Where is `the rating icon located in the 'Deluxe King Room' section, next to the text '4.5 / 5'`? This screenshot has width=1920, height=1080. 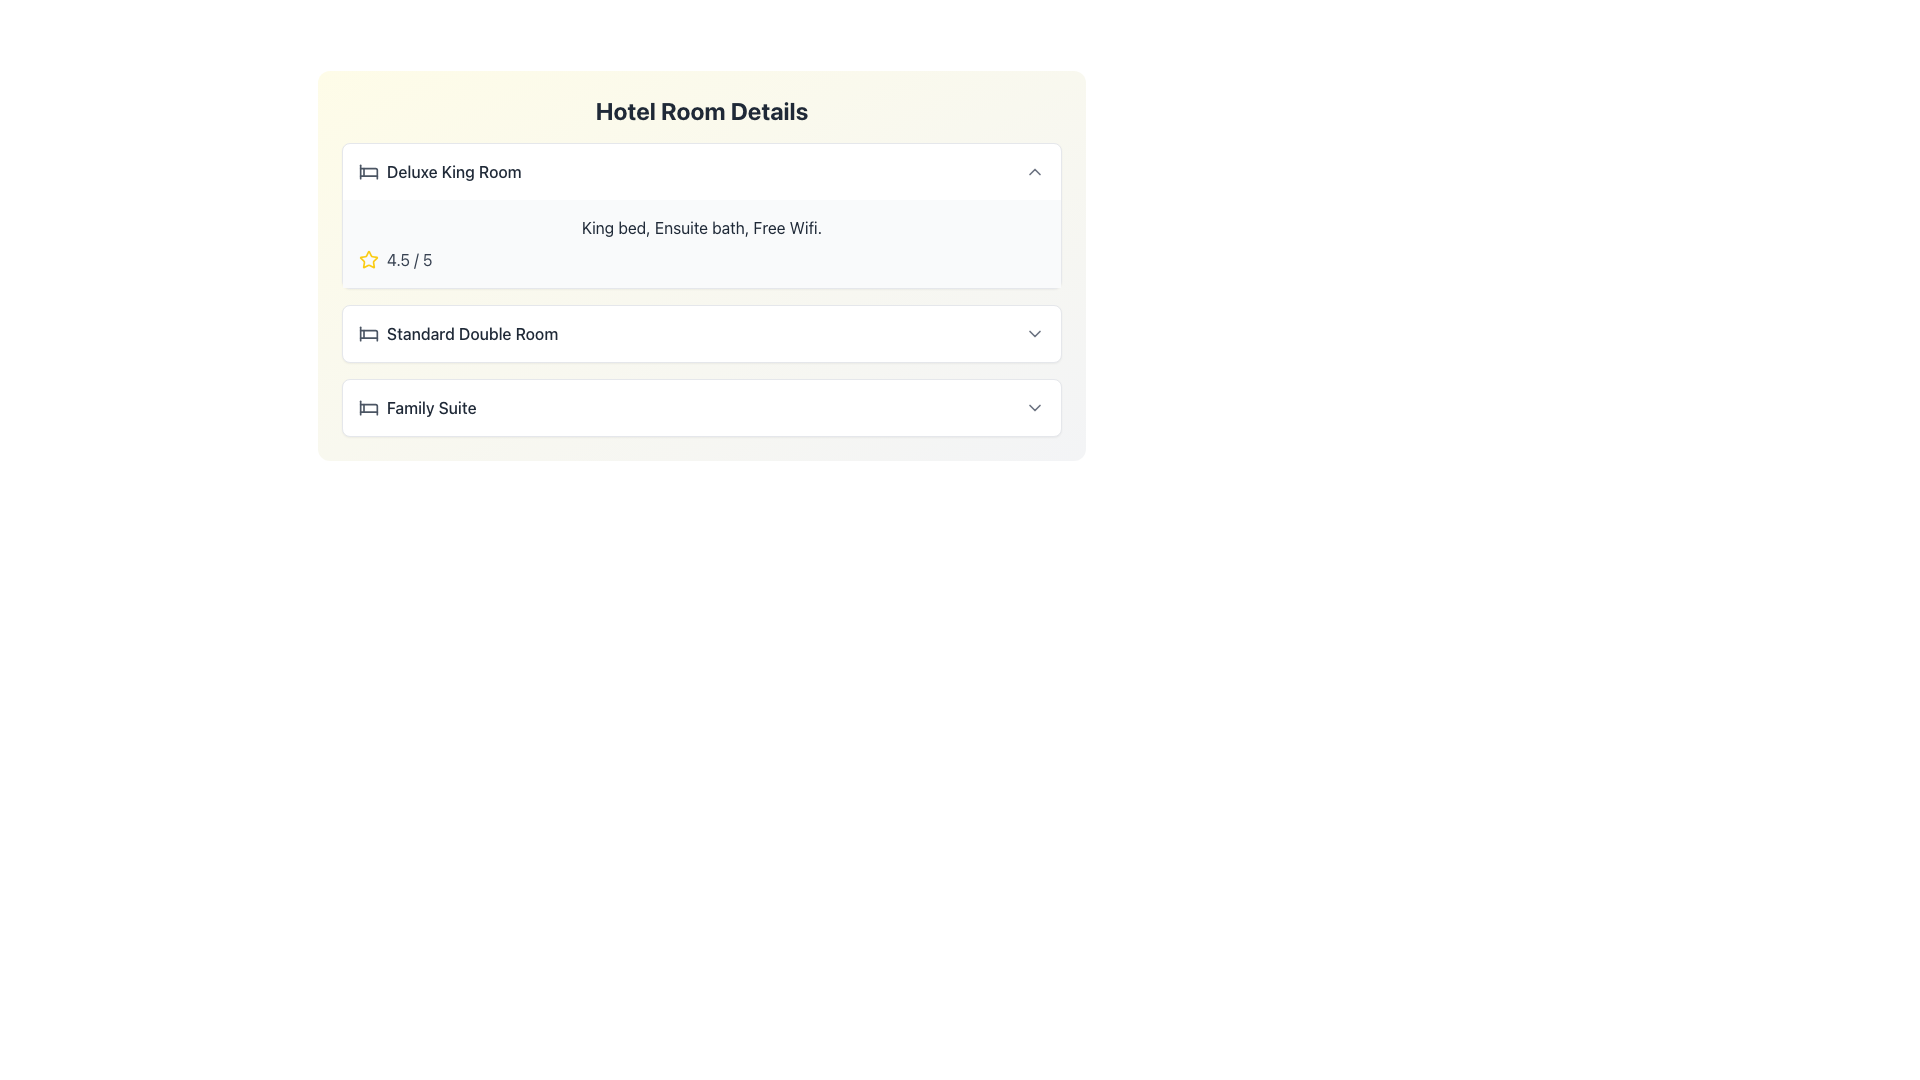 the rating icon located in the 'Deluxe King Room' section, next to the text '4.5 / 5' is located at coordinates (369, 258).